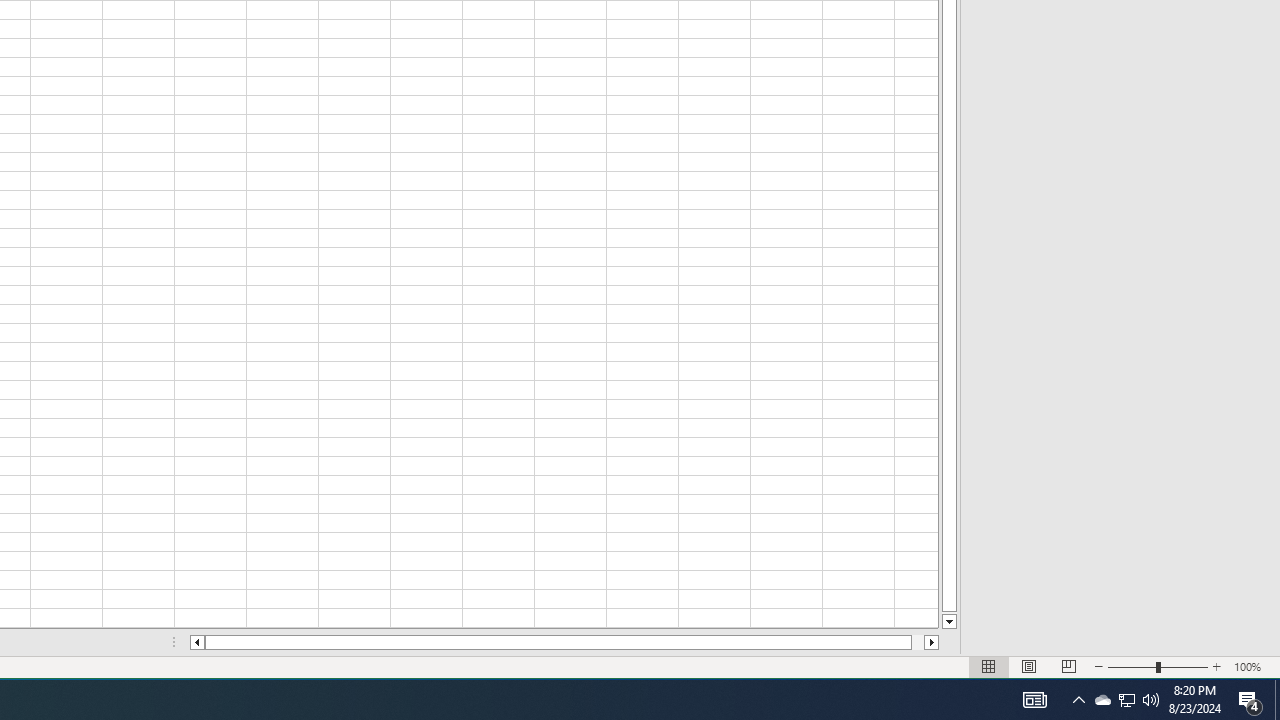 This screenshot has height=720, width=1280. What do you see at coordinates (948, 621) in the screenshot?
I see `'Line down'` at bounding box center [948, 621].